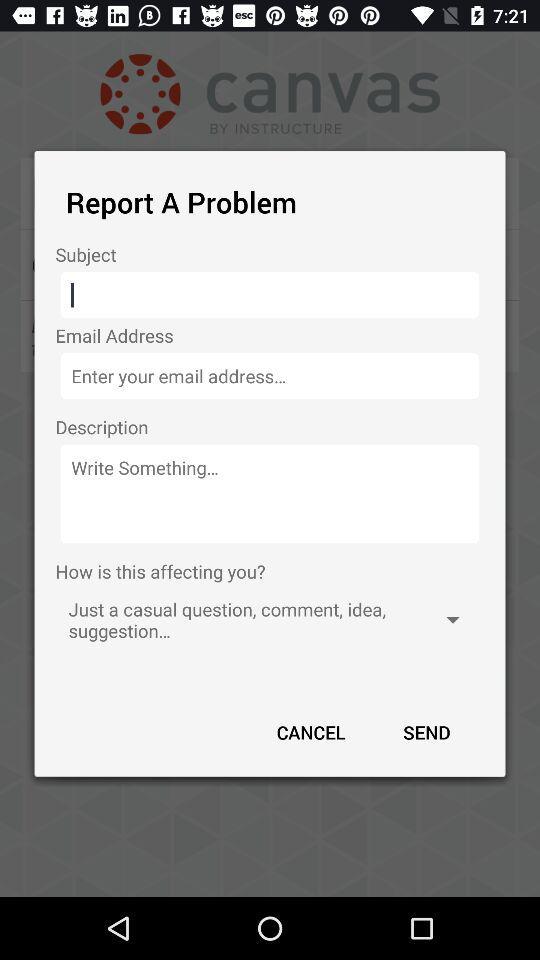  I want to click on the subject, so click(270, 294).